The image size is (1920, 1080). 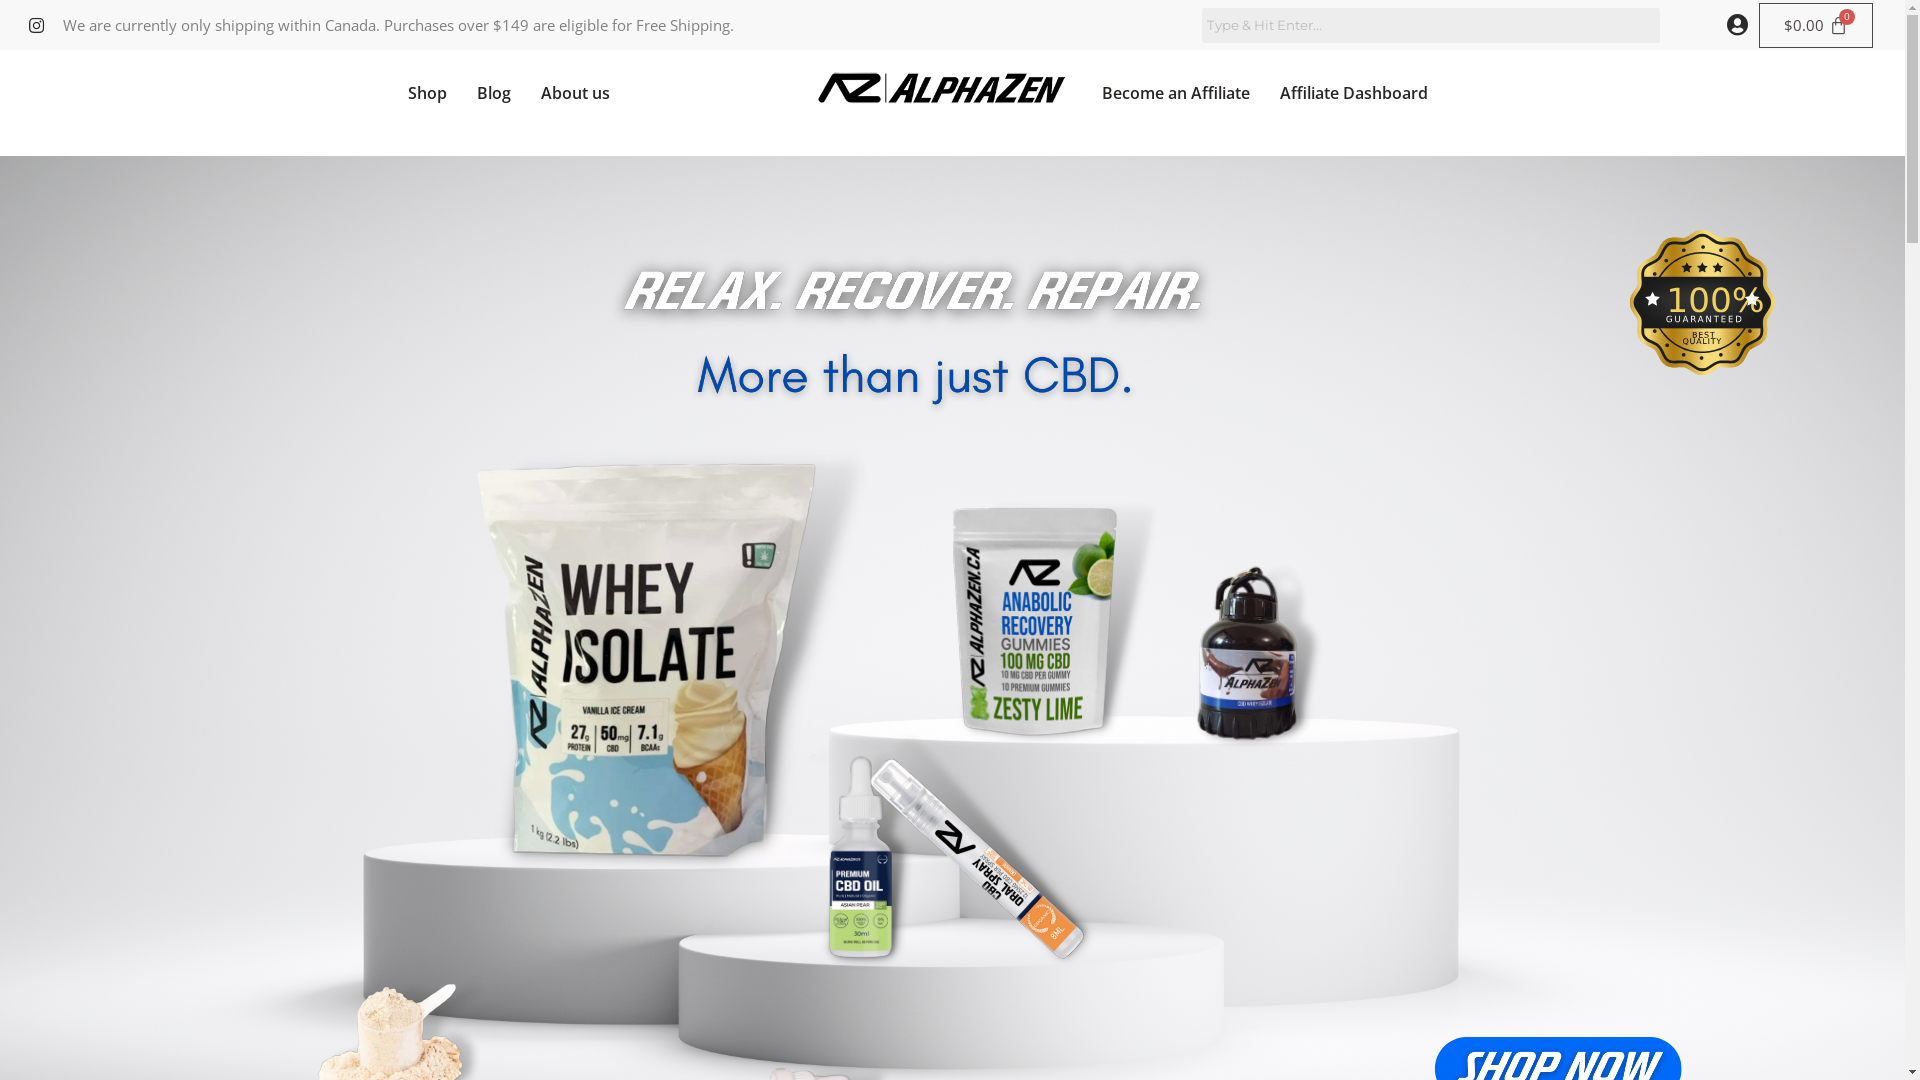 I want to click on 'Affiliate Dashboard', so click(x=1353, y=92).